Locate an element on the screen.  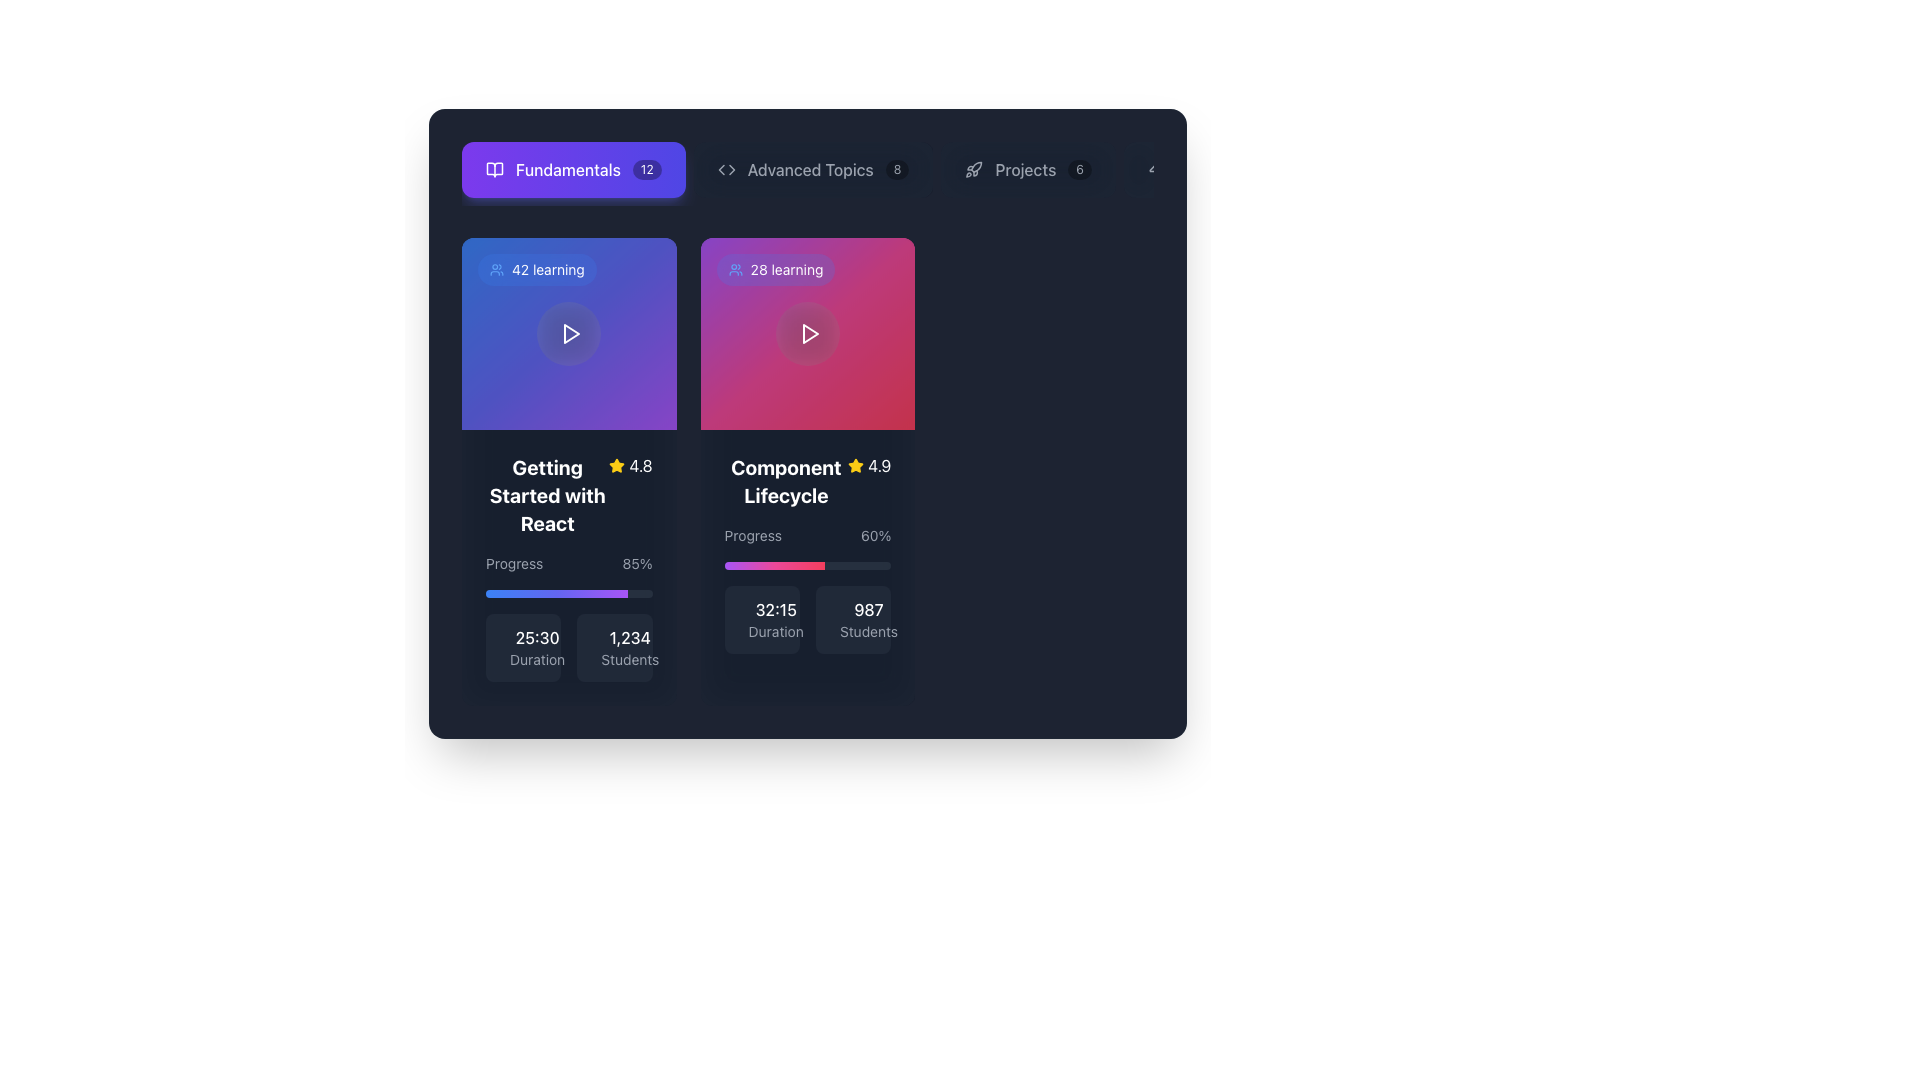
the text label displaying 'Advanced Topics', which is styled with light gray text on a dark background, located in the top-center area of the interface is located at coordinates (810, 168).